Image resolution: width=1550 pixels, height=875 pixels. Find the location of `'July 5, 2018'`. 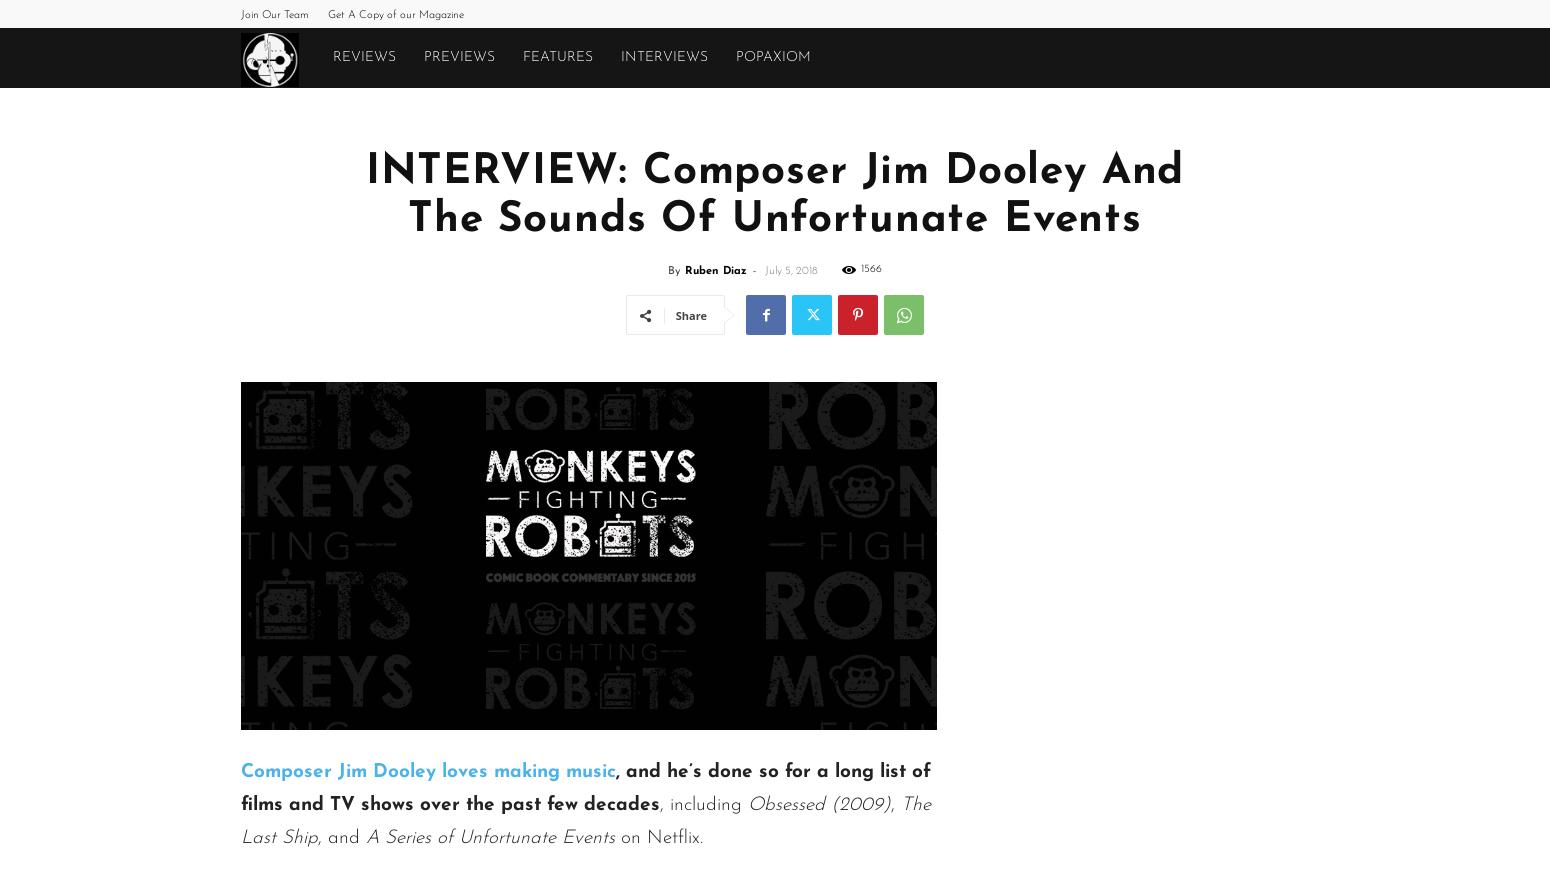

'July 5, 2018' is located at coordinates (789, 270).